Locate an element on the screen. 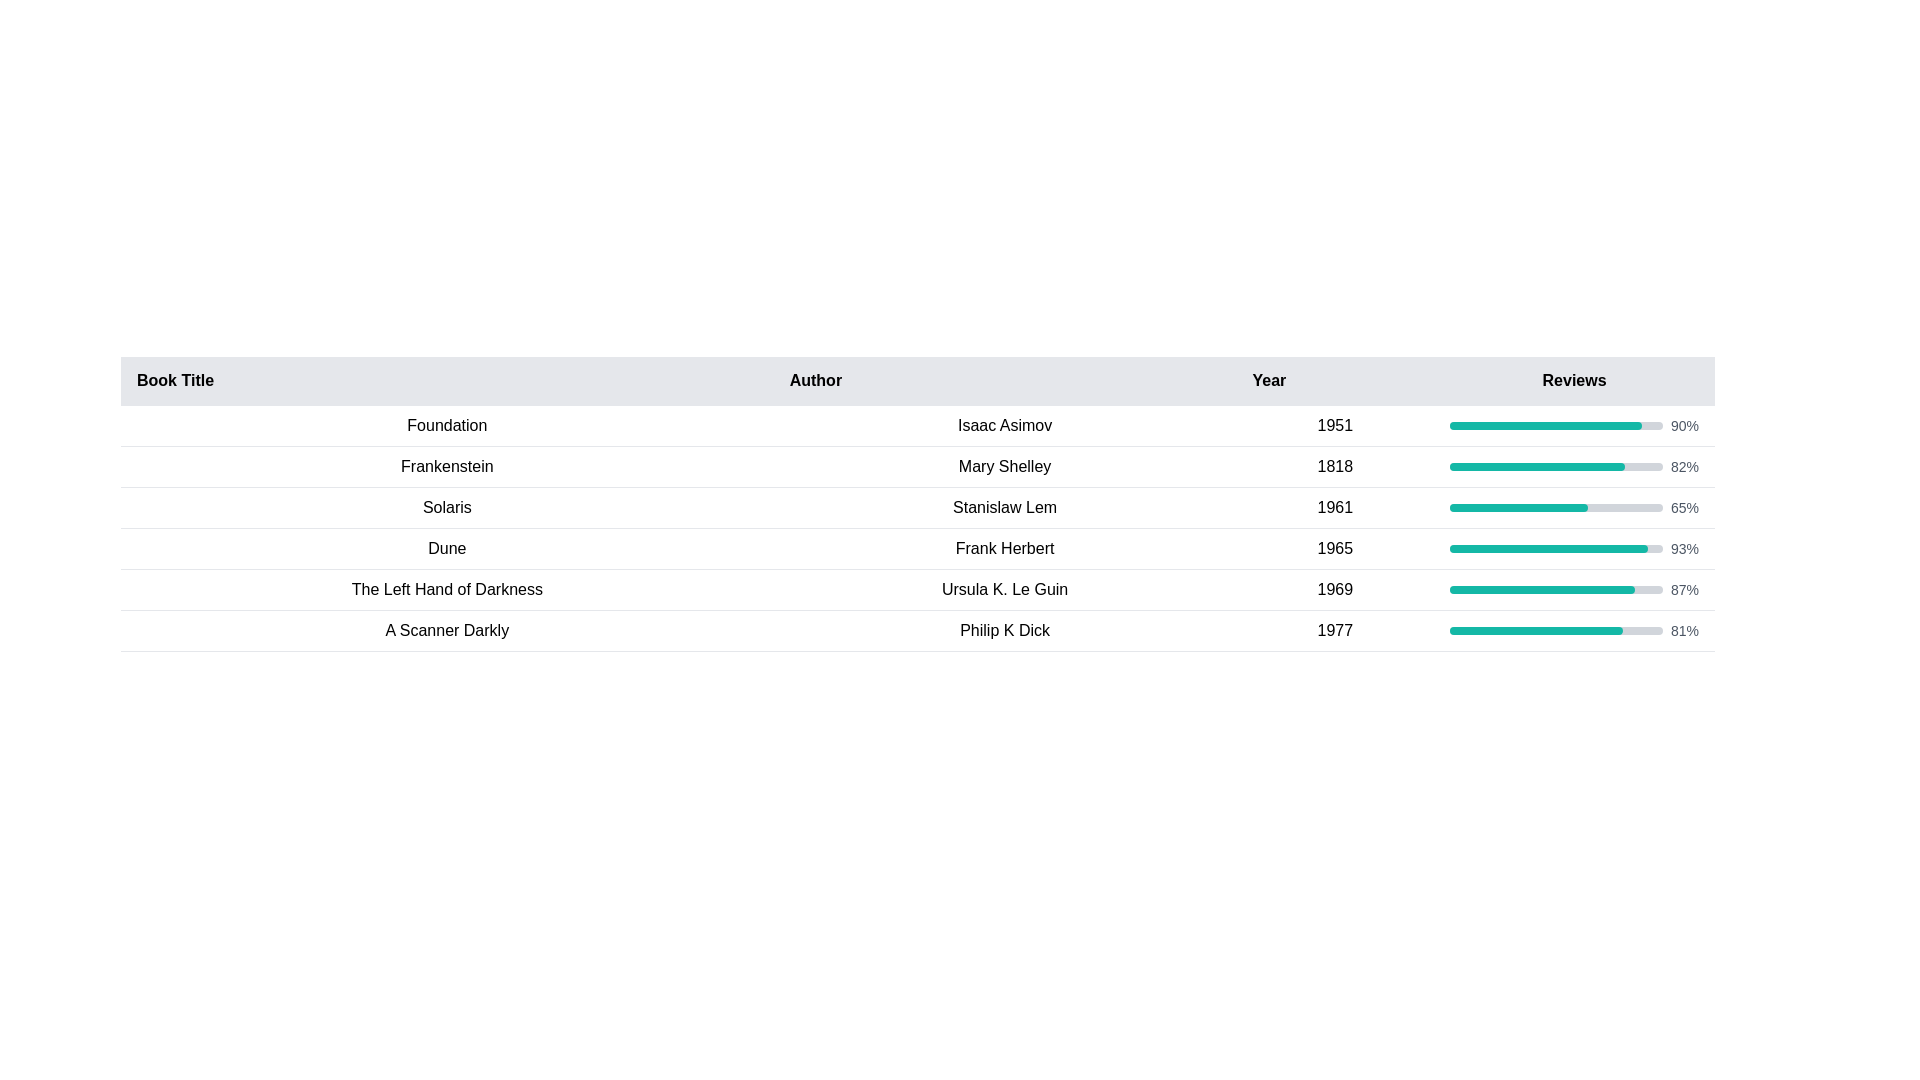 This screenshot has width=1920, height=1080. the text element displaying 'Isaac Asimov' in the 'Author' column of the row for the book title 'Foundation' is located at coordinates (1005, 424).